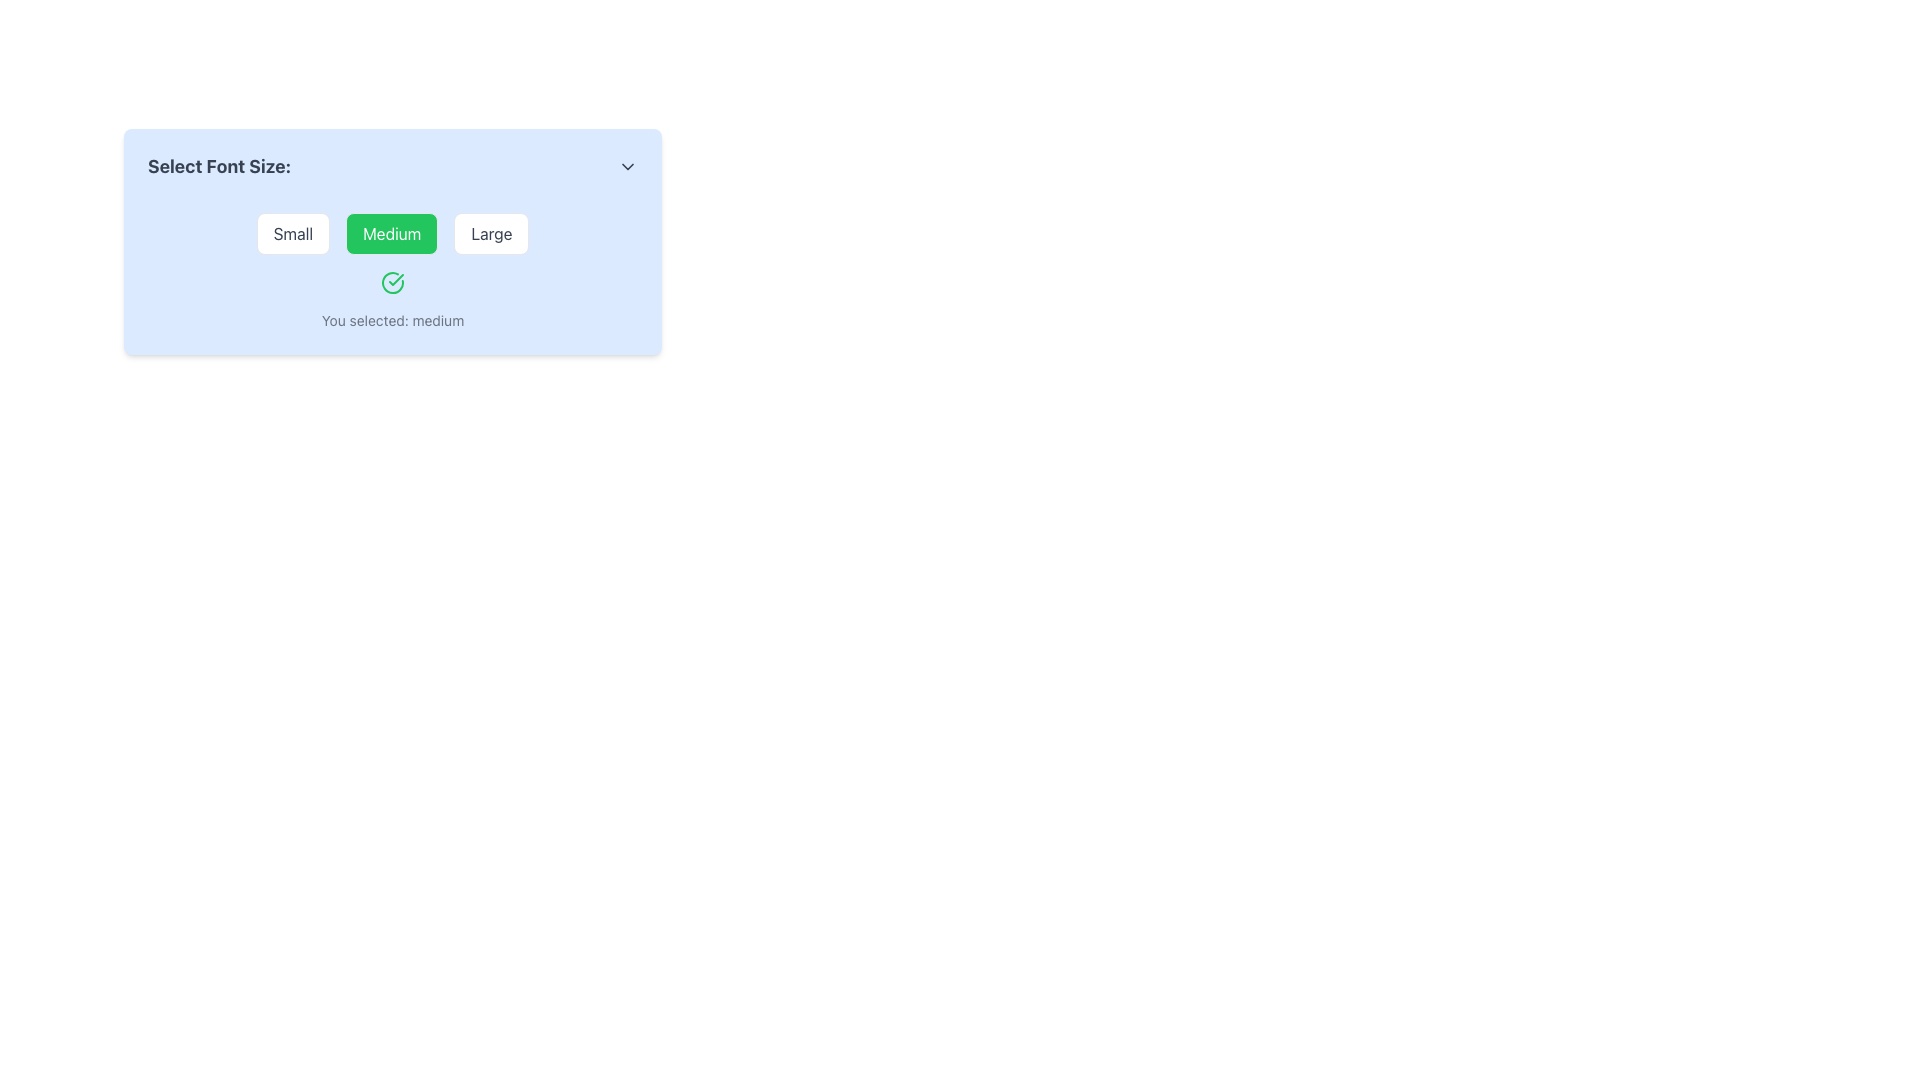 The image size is (1920, 1080). What do you see at coordinates (627, 165) in the screenshot?
I see `the chevron-down icon located at the upper-right corner of the 'Select Font Size:' header` at bounding box center [627, 165].